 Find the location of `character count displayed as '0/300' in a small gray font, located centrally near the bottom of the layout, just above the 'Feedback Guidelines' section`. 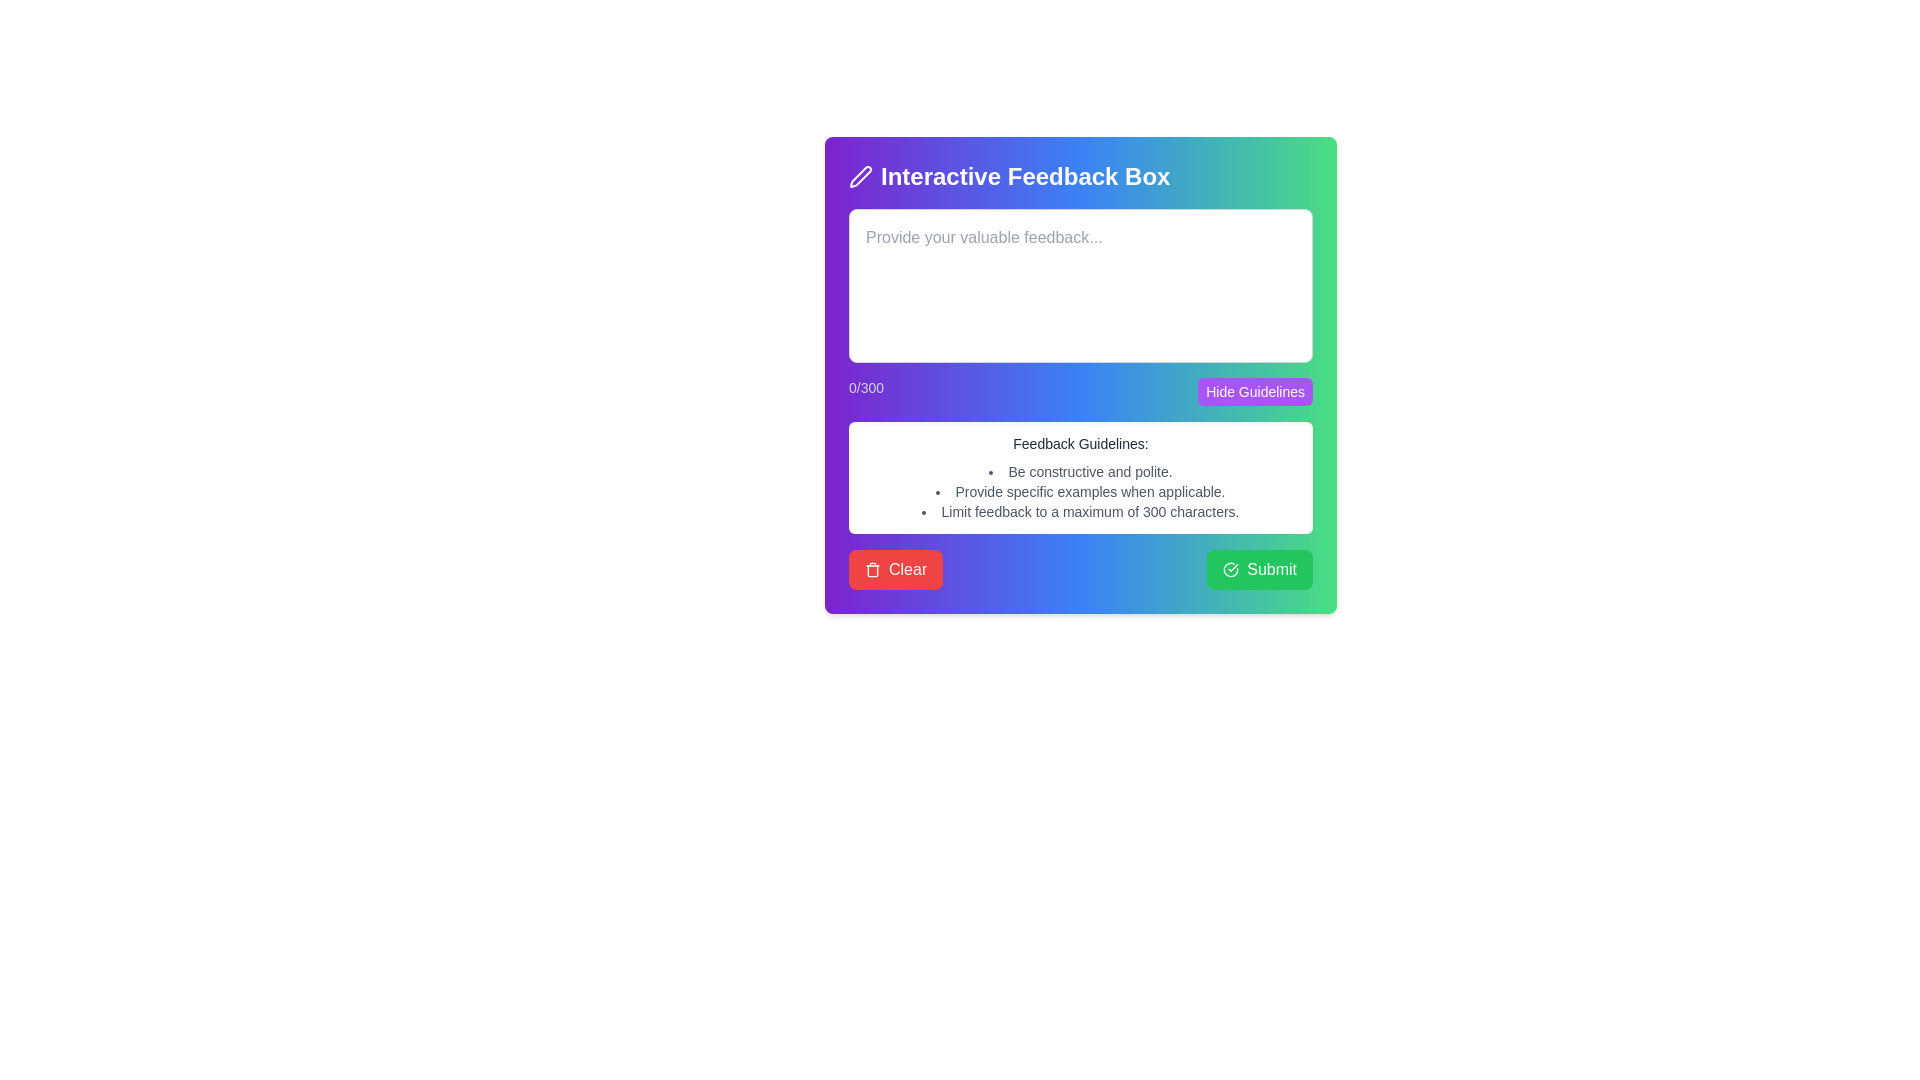

character count displayed as '0/300' in a small gray font, located centrally near the bottom of the layout, just above the 'Feedback Guidelines' section is located at coordinates (1079, 392).